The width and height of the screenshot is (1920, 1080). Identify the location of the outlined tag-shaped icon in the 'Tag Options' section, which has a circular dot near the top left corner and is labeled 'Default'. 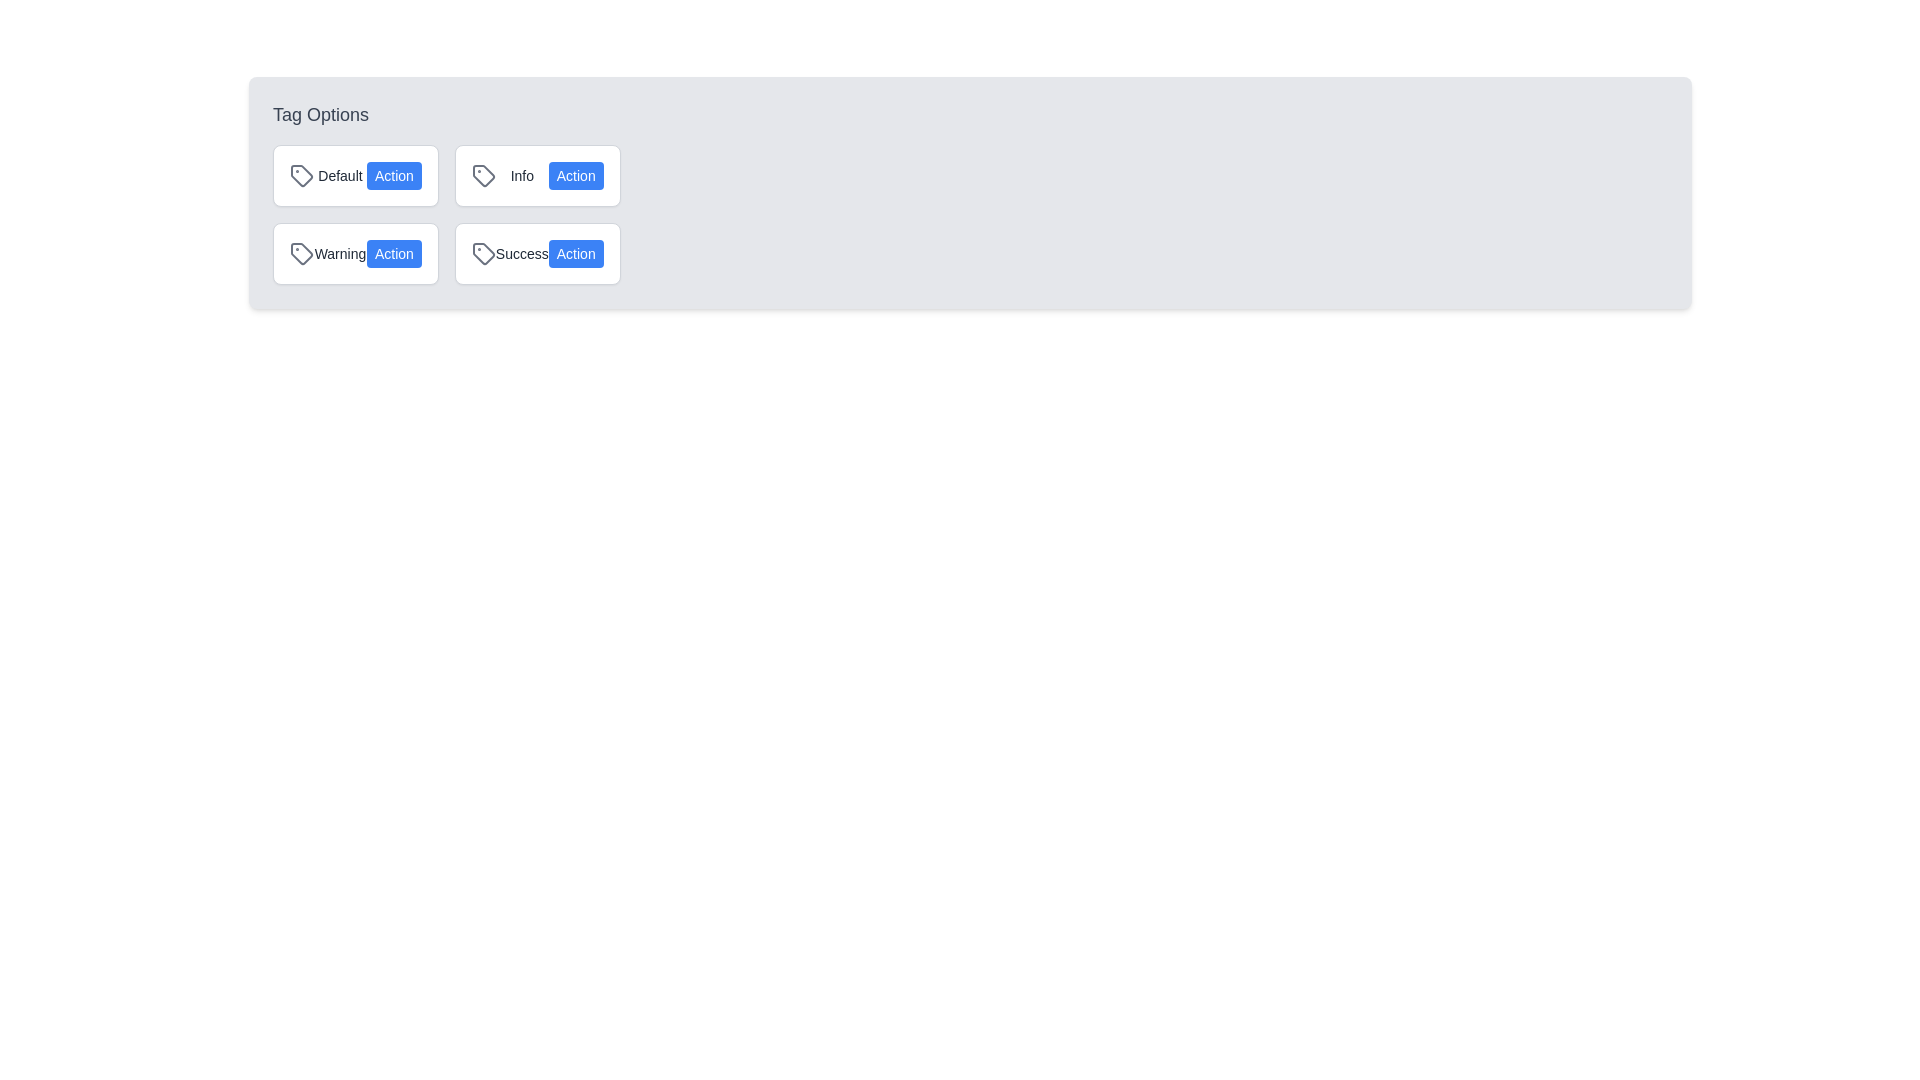
(301, 175).